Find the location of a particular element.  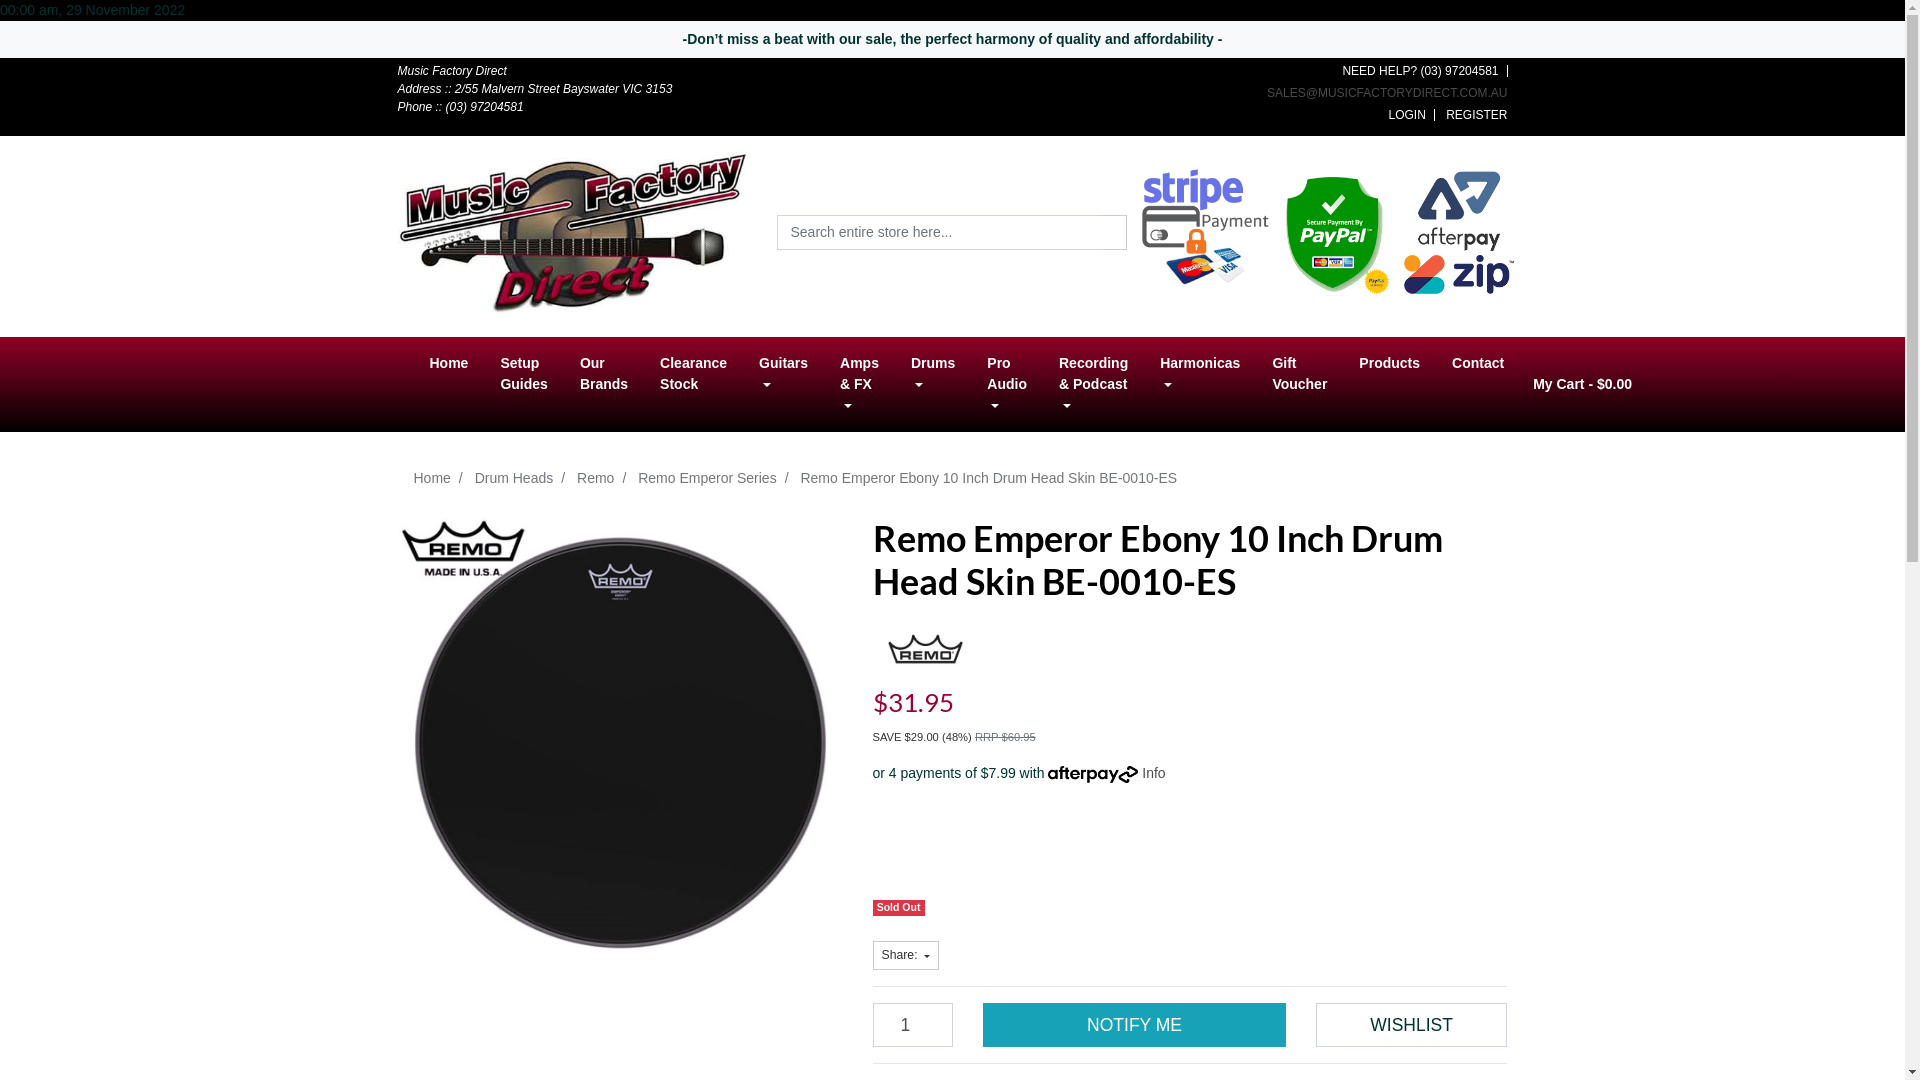

'Recording & Podcast' is located at coordinates (1092, 384).